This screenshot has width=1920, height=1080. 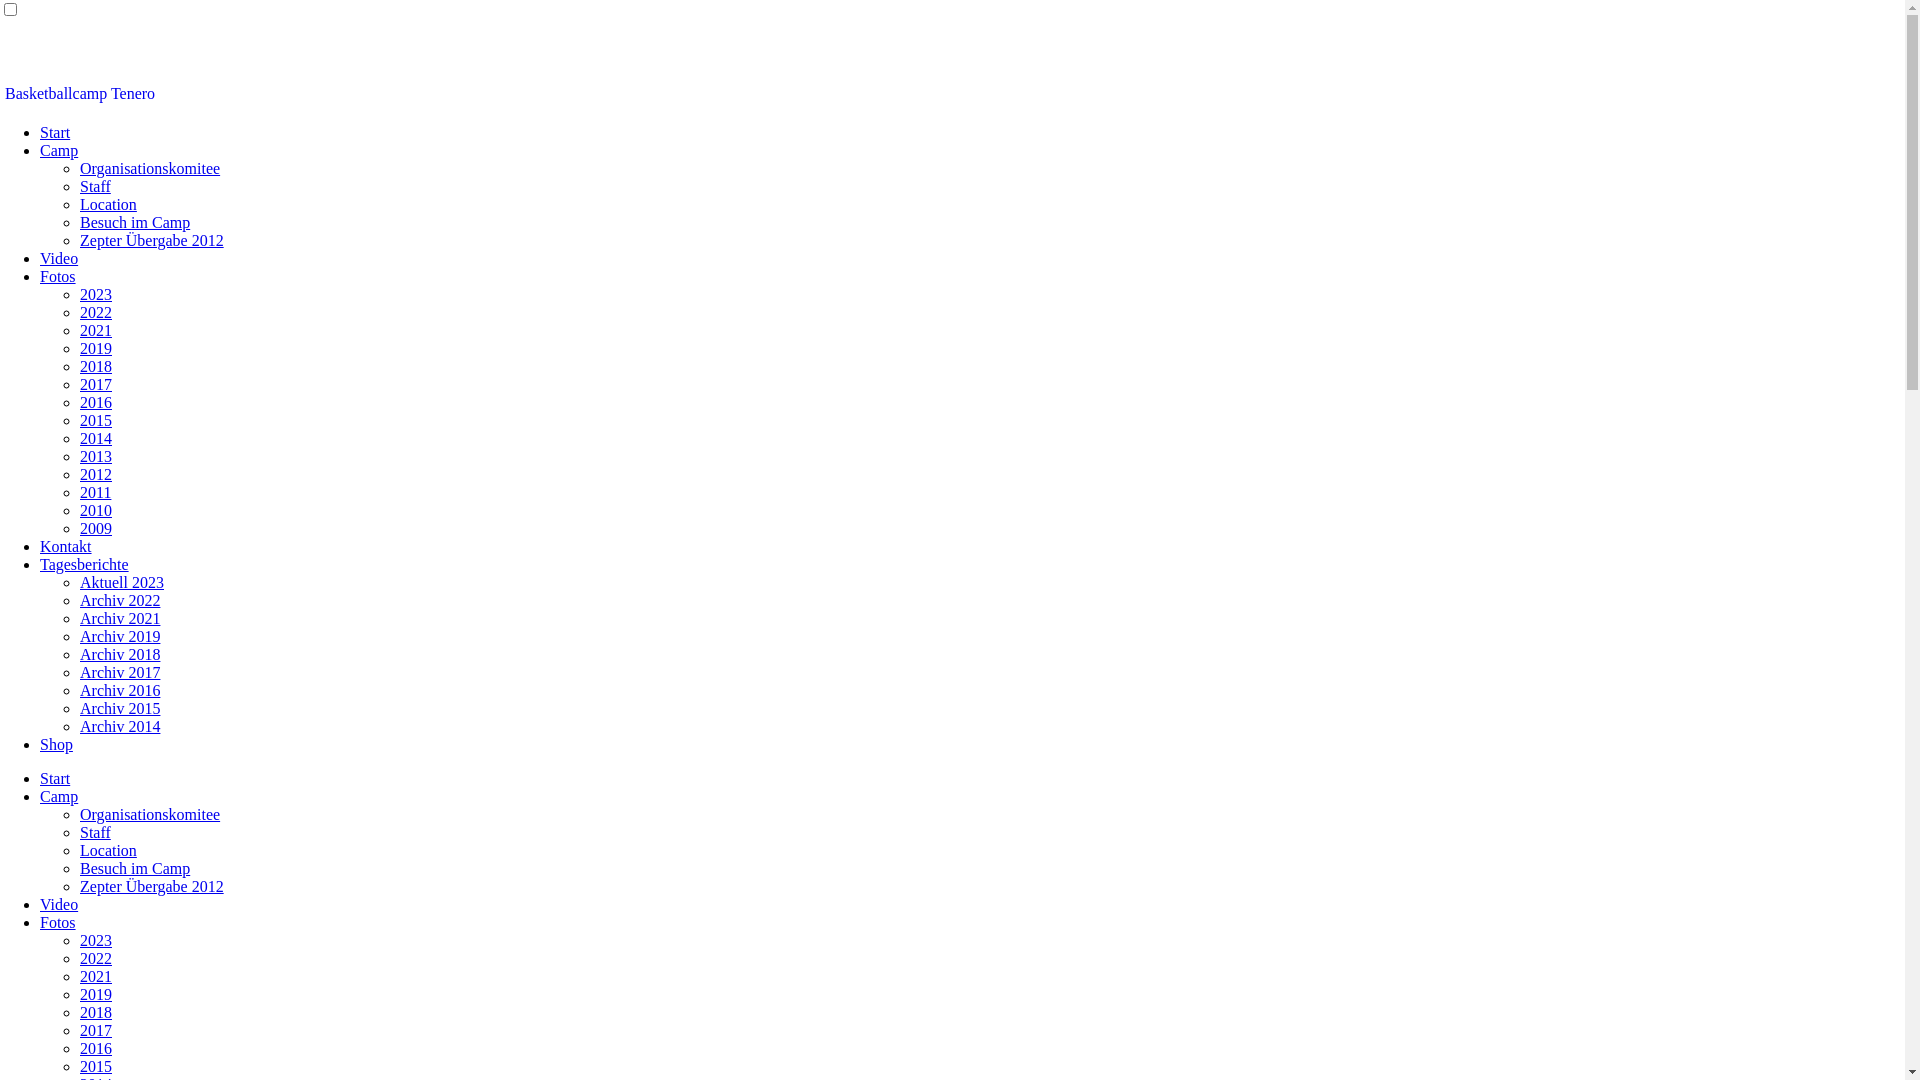 I want to click on 'Archiv 2021', so click(x=80, y=617).